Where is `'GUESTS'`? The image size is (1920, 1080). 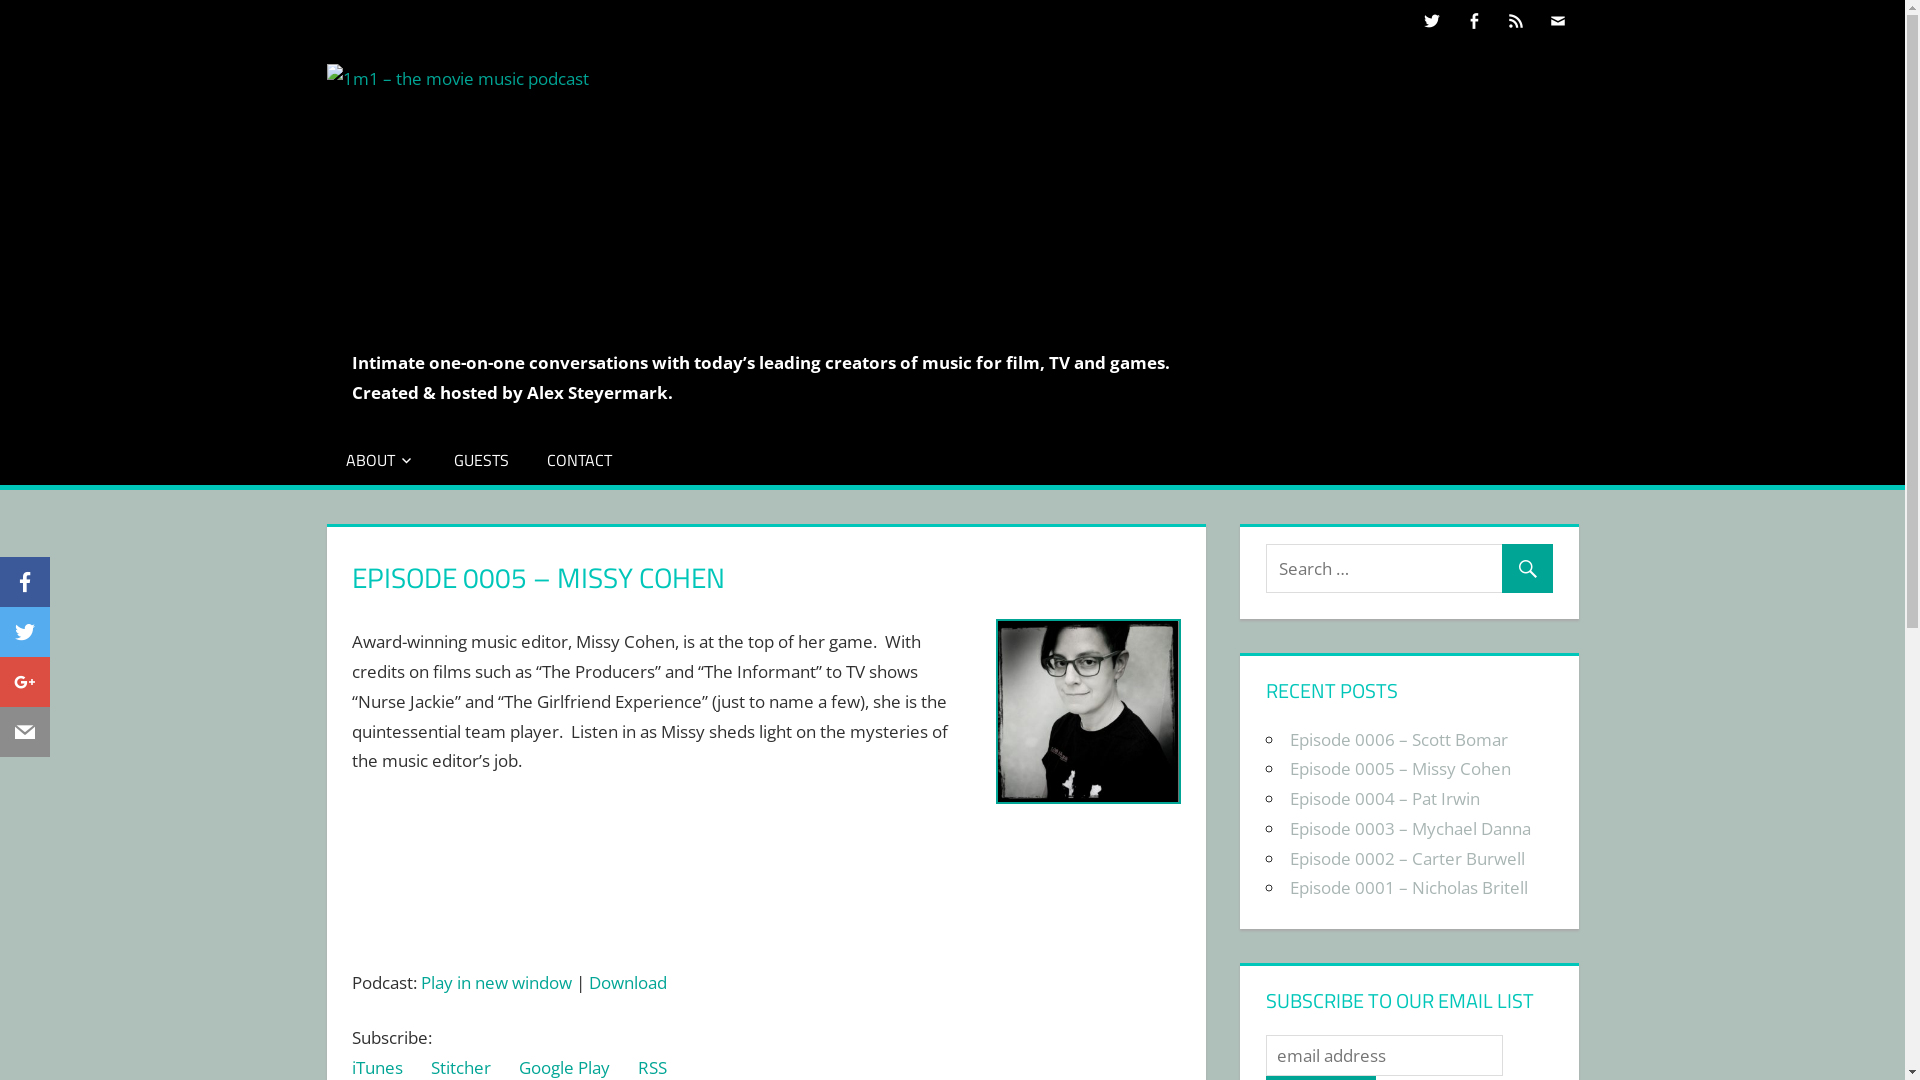 'GUESTS' is located at coordinates (481, 459).